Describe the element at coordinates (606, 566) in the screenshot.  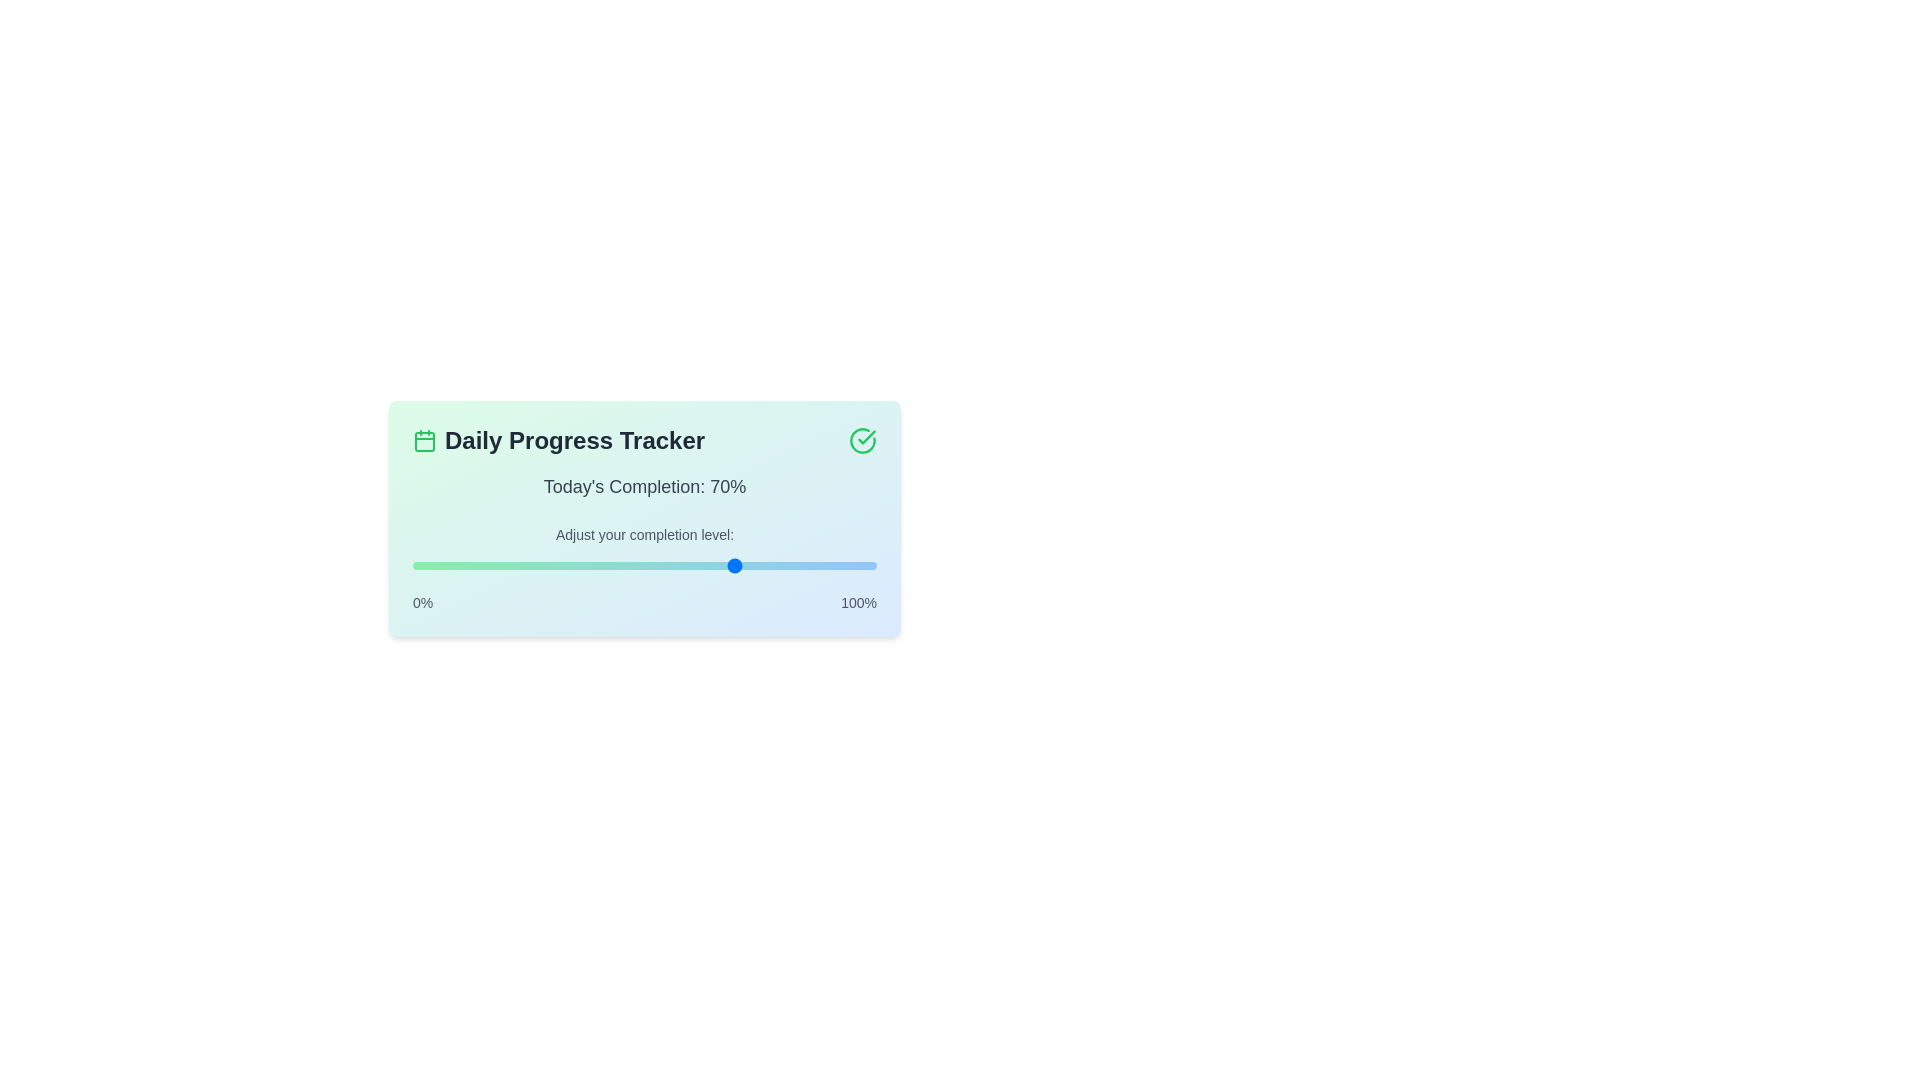
I see `the progress level to 42%` at that location.